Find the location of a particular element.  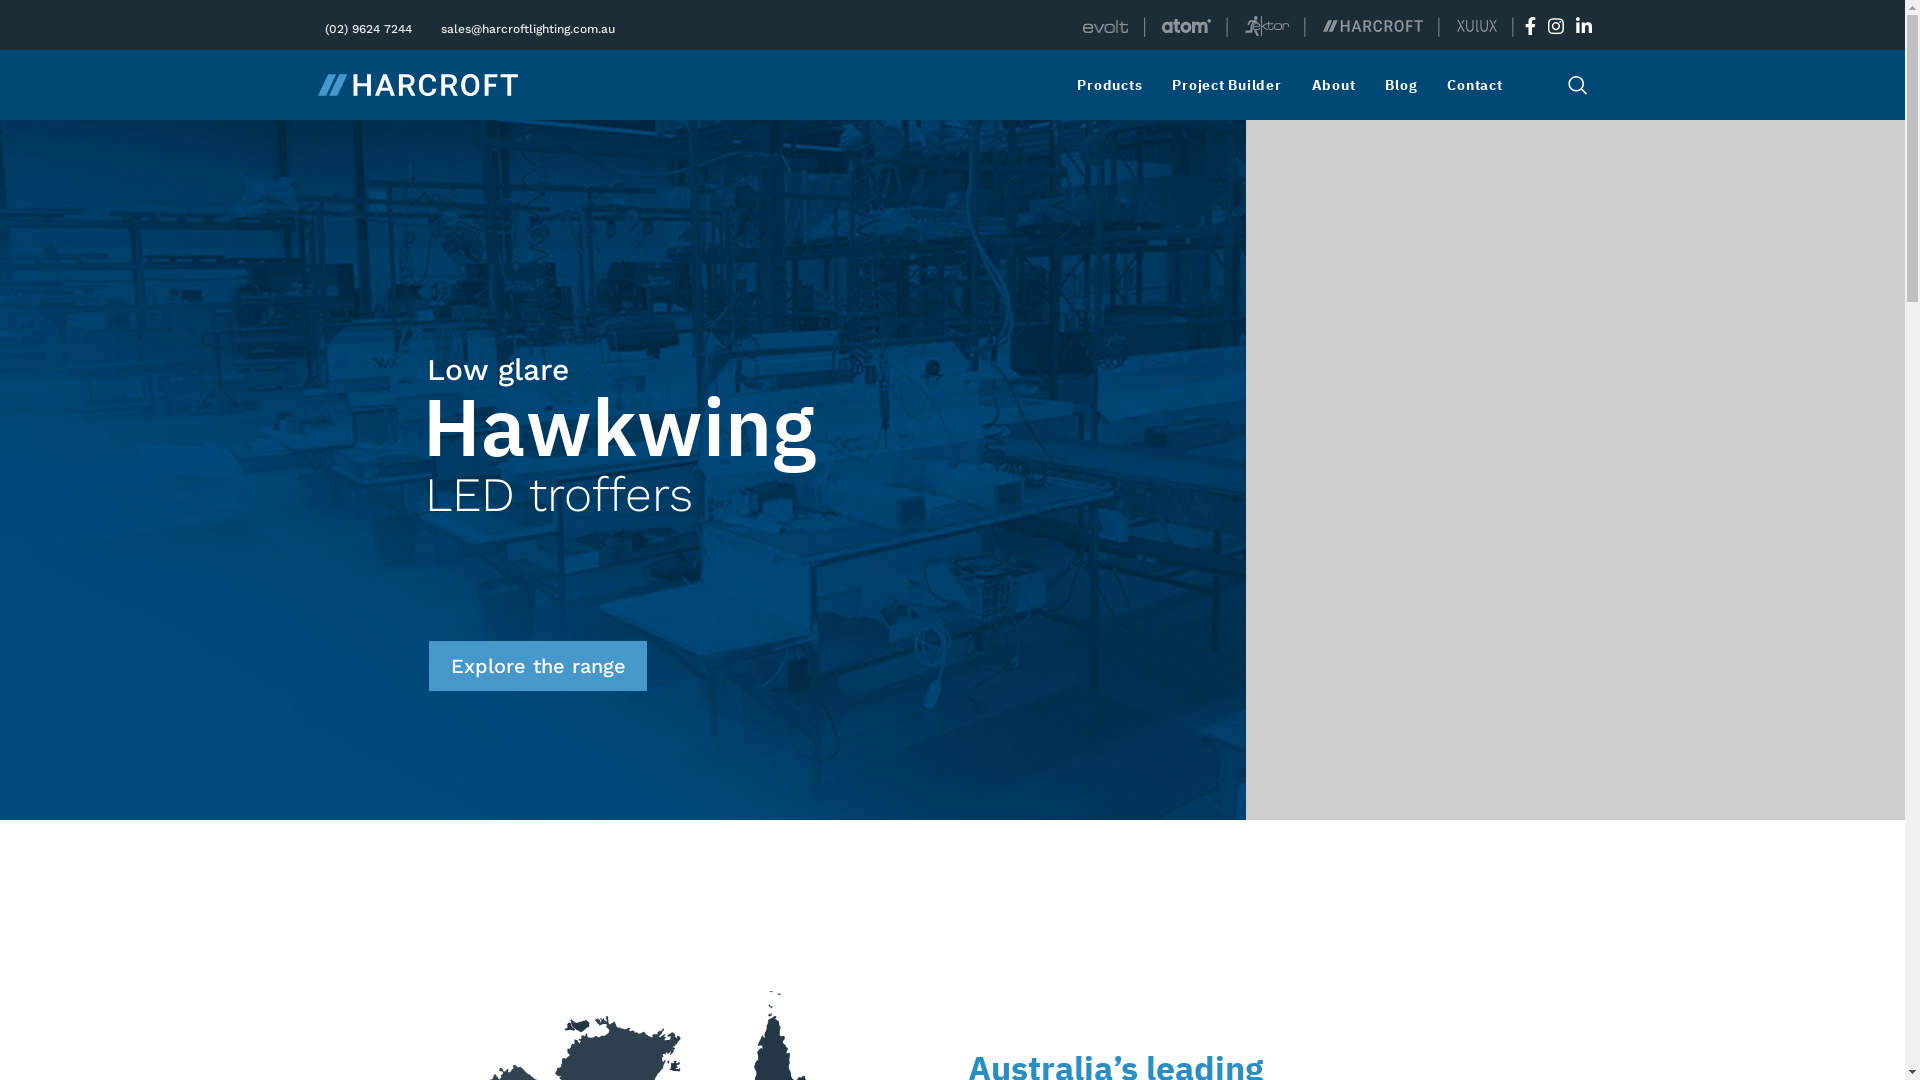

'Xulux Lighting' is located at coordinates (1455, 26).